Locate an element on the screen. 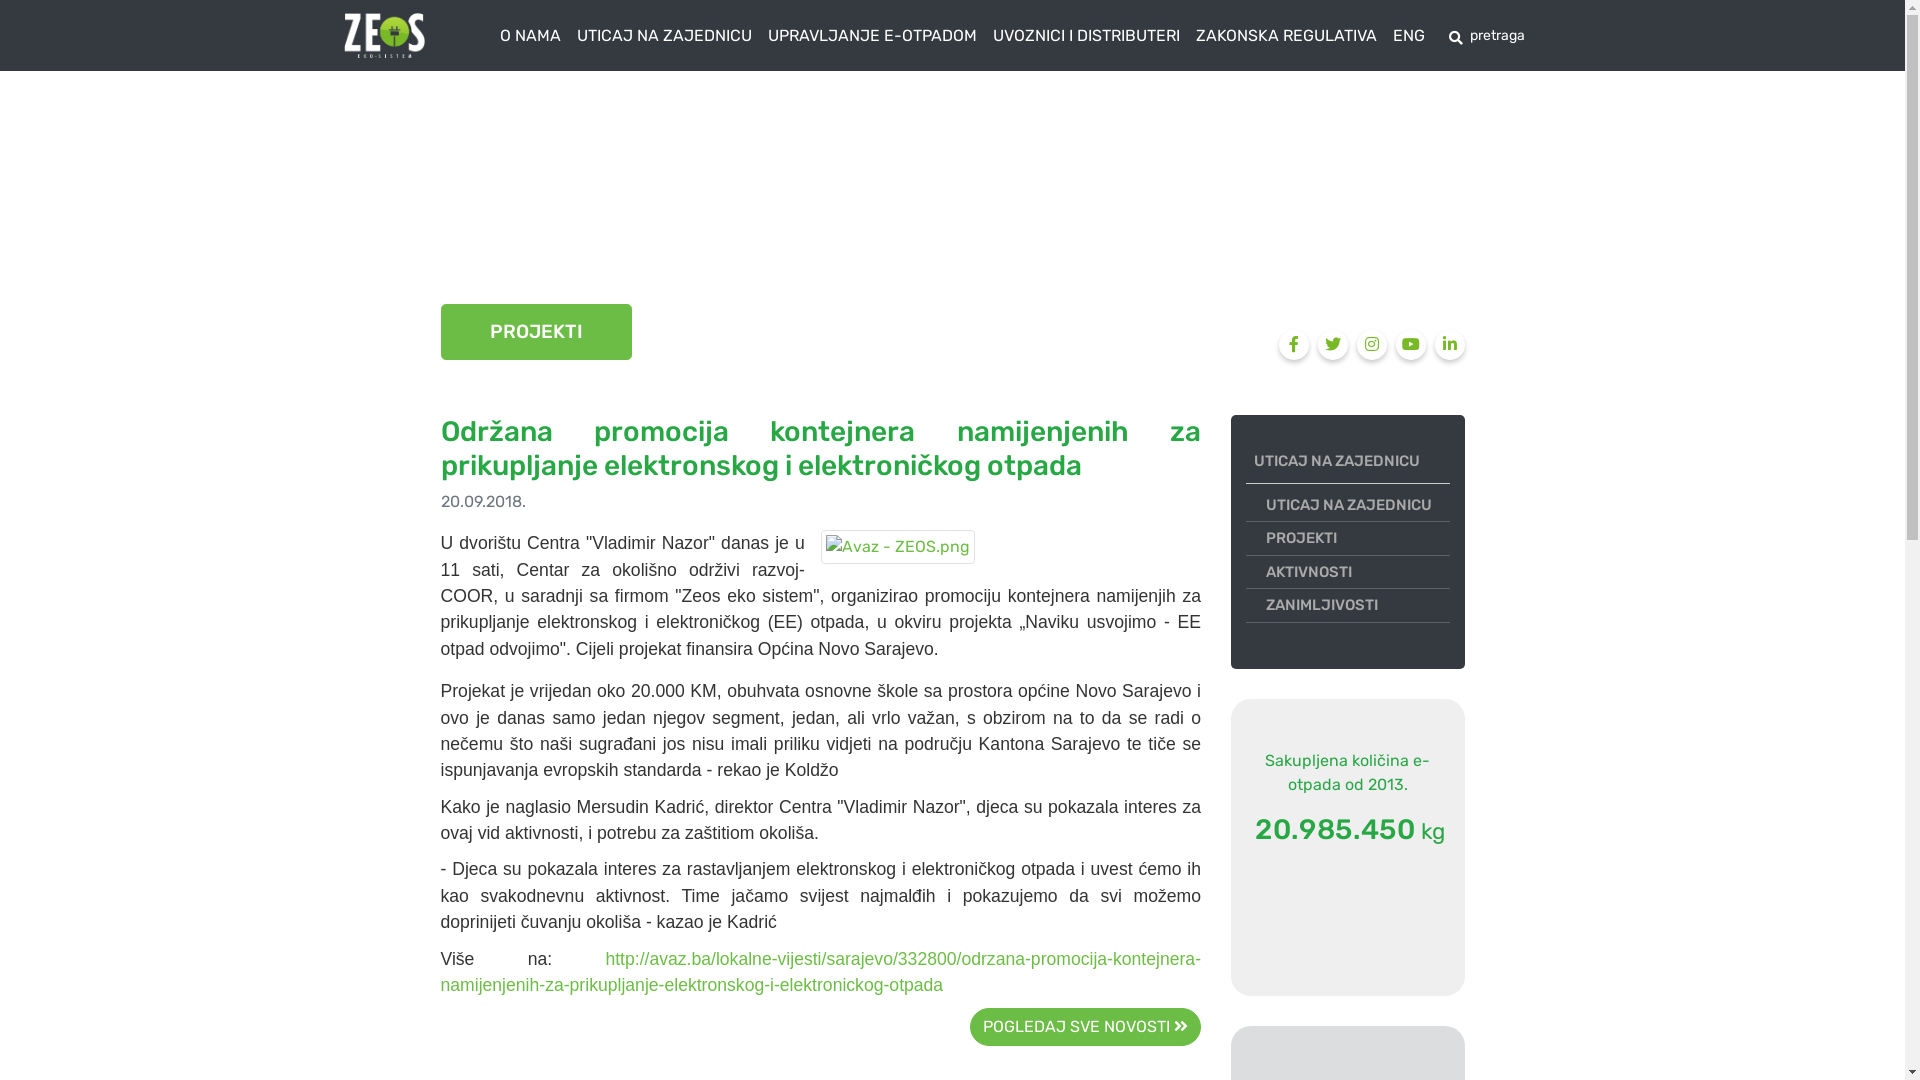 The height and width of the screenshot is (1080, 1920). 'AKTIVNOSTI' is located at coordinates (1265, 572).